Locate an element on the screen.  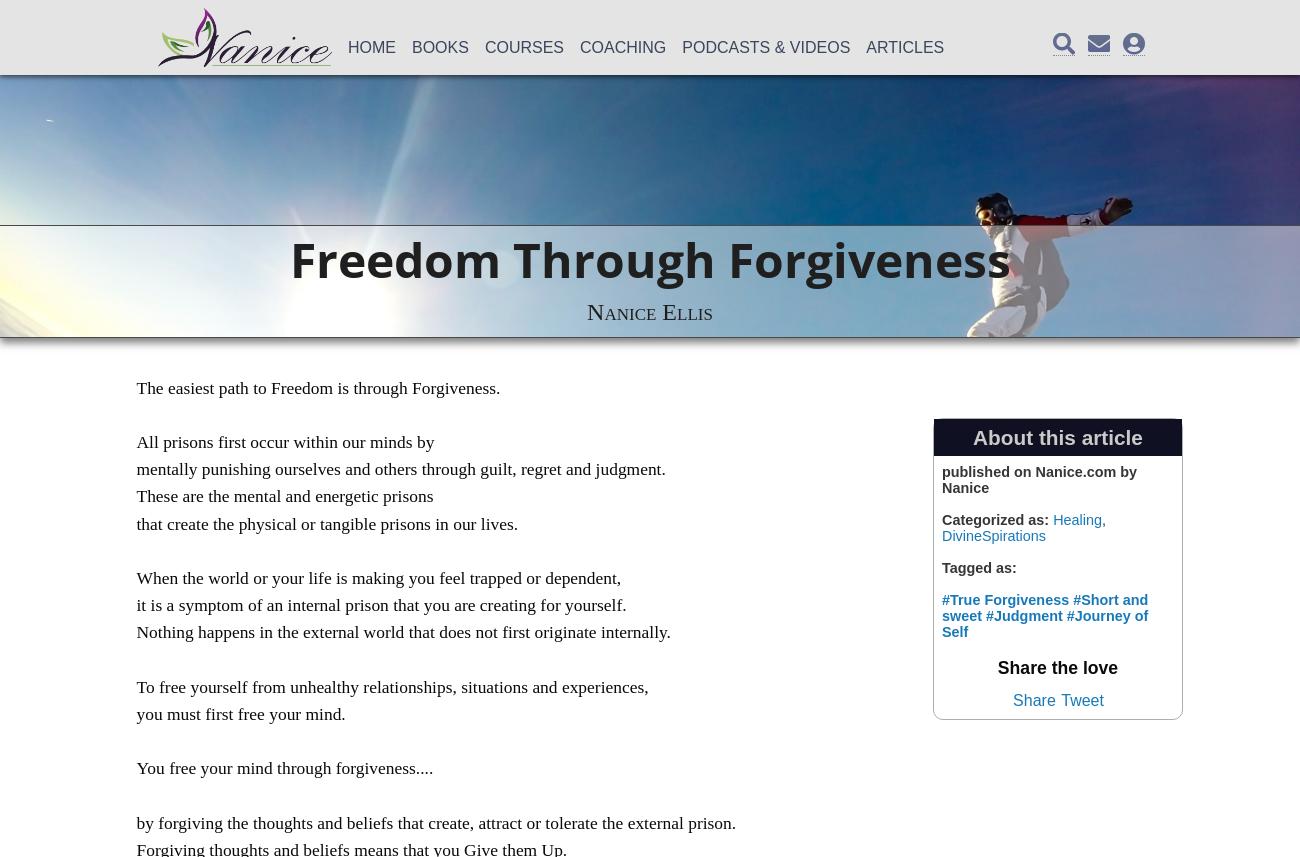
'Home' is located at coordinates (371, 46).